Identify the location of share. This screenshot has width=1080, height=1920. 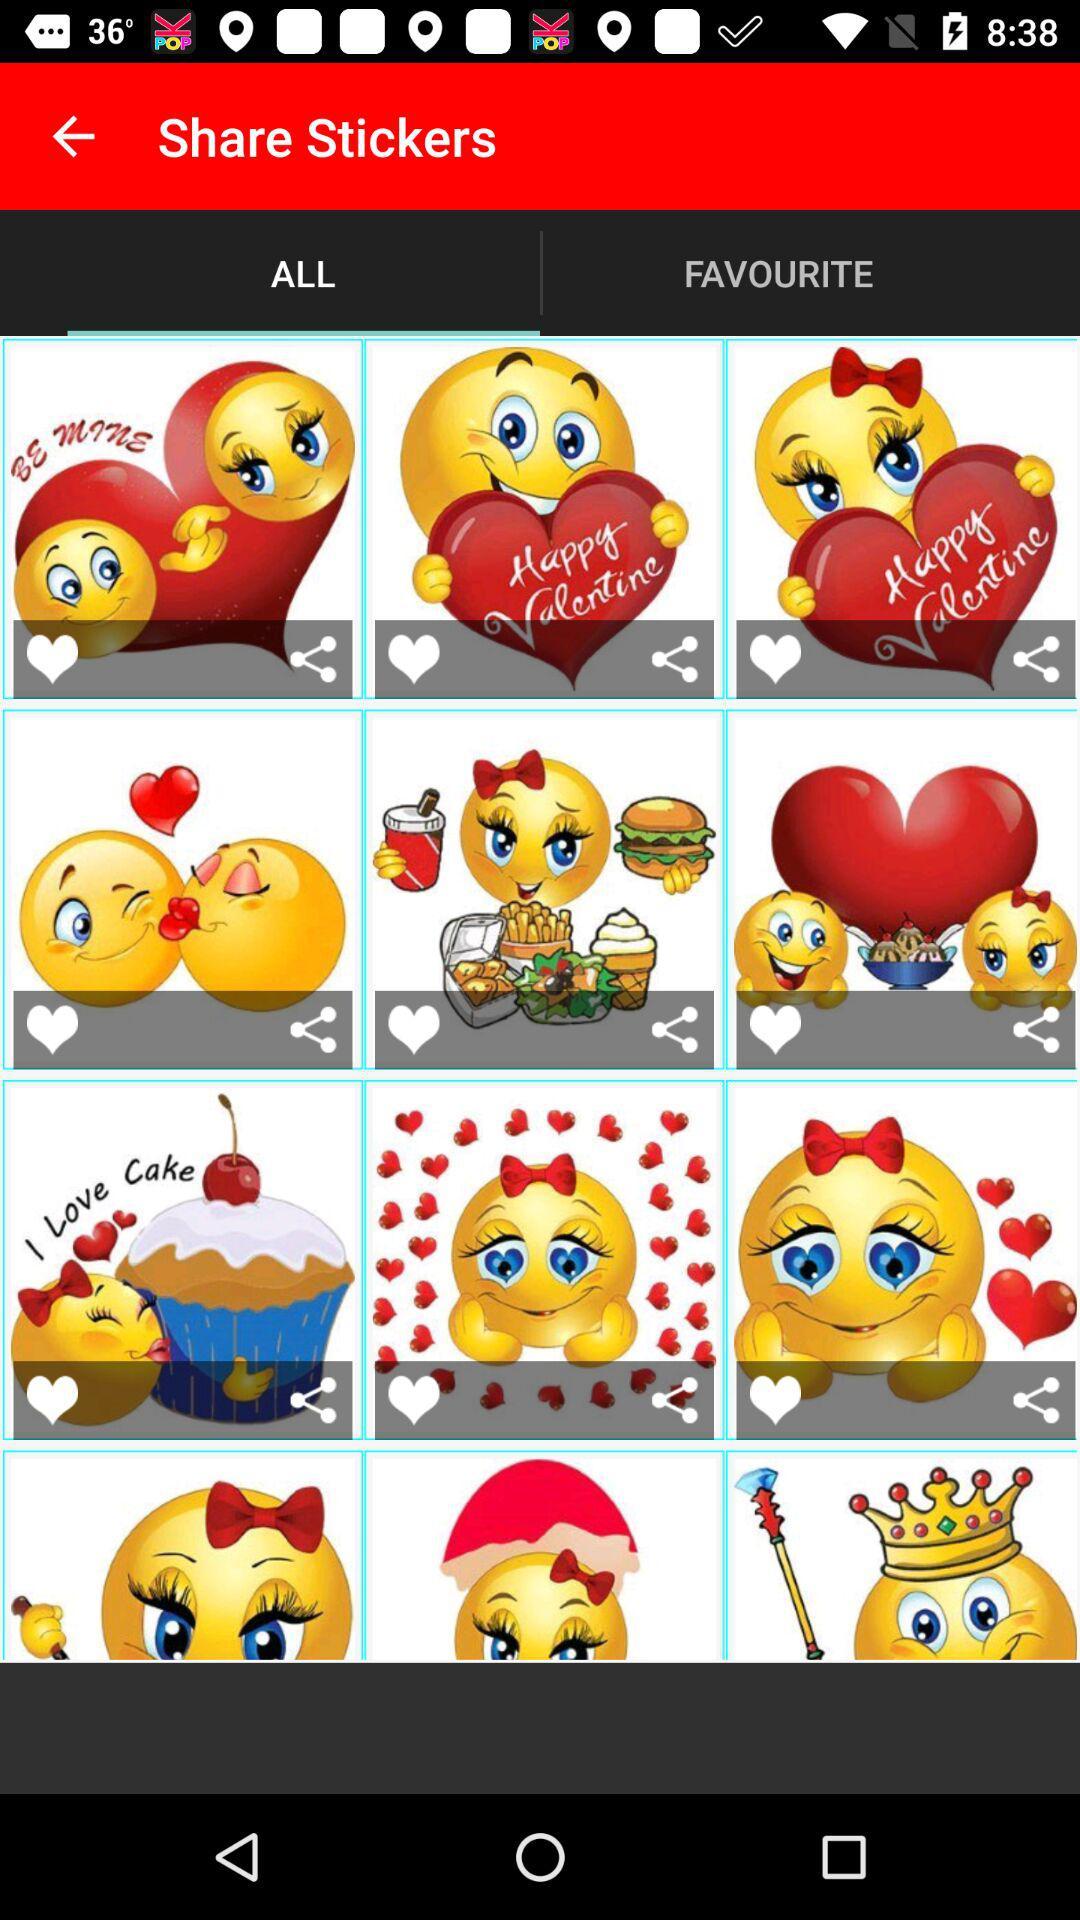
(675, 659).